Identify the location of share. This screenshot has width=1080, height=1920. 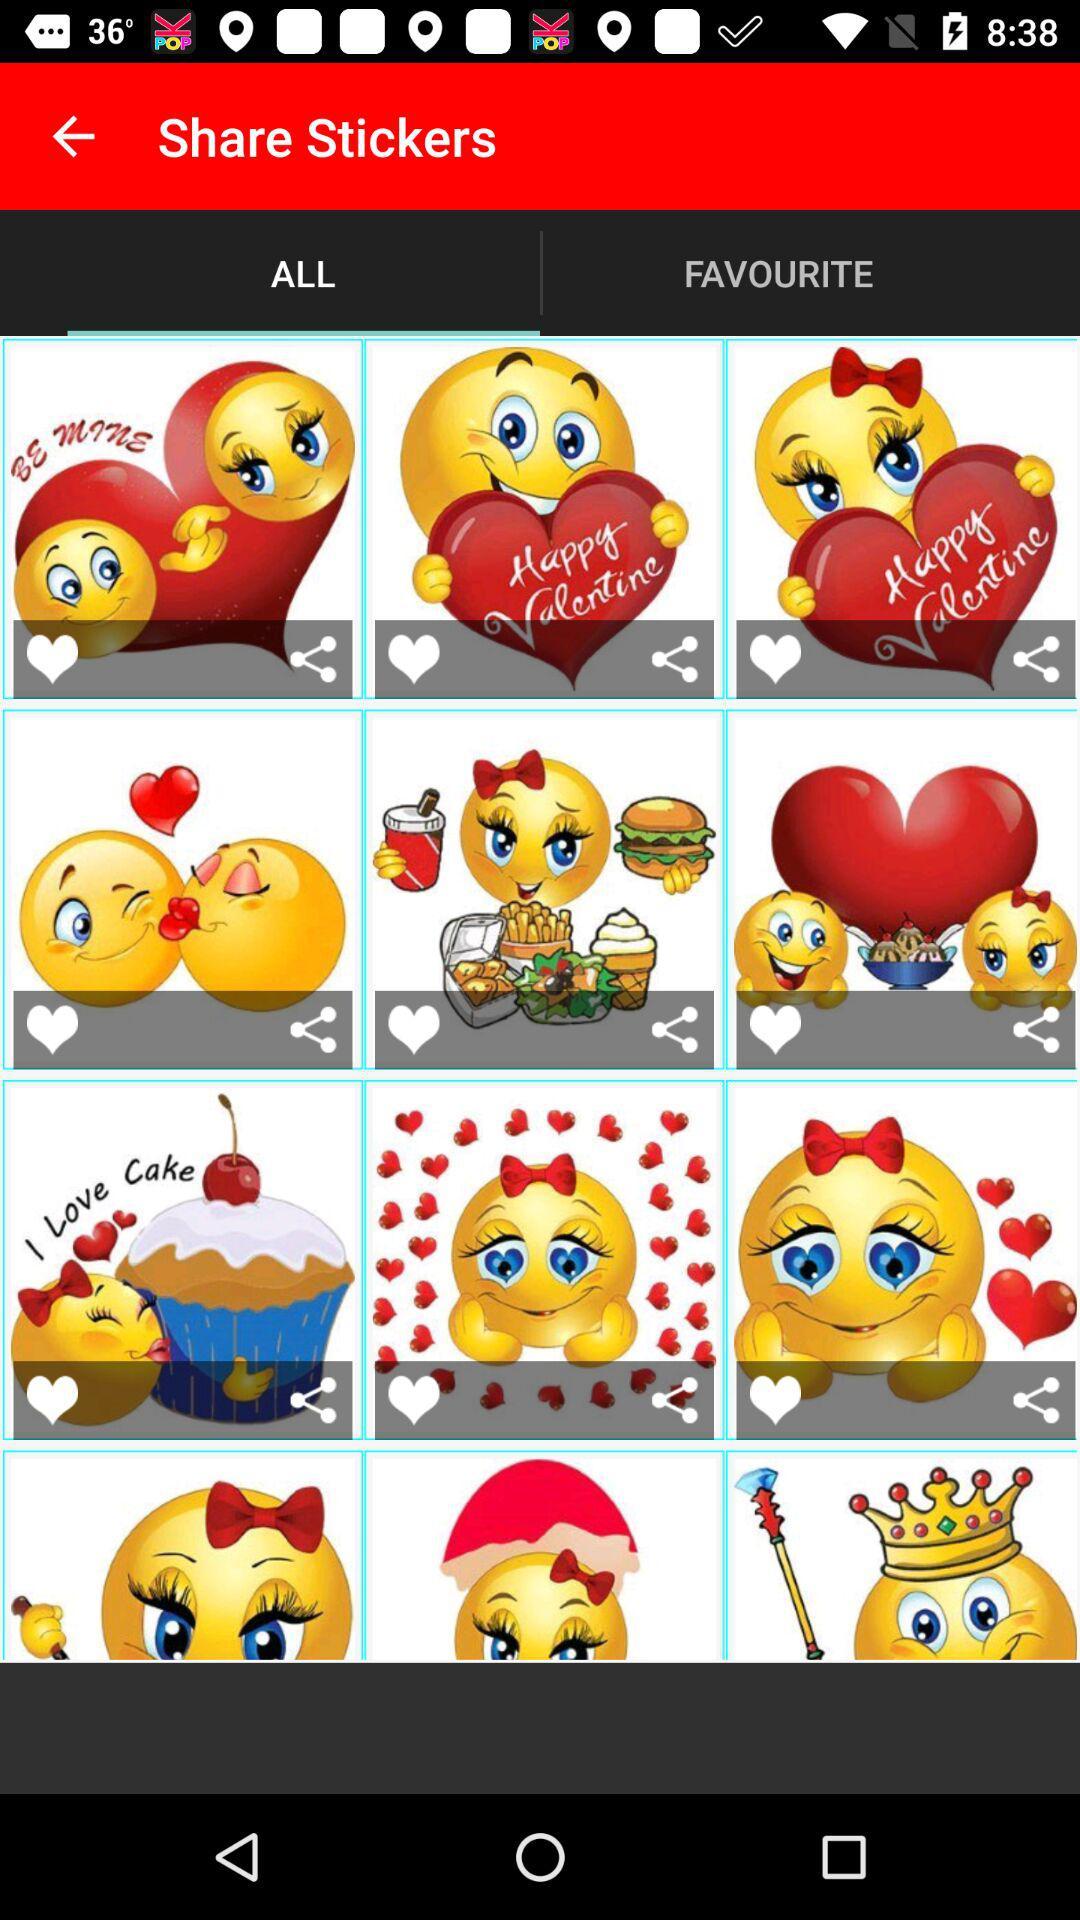
(675, 659).